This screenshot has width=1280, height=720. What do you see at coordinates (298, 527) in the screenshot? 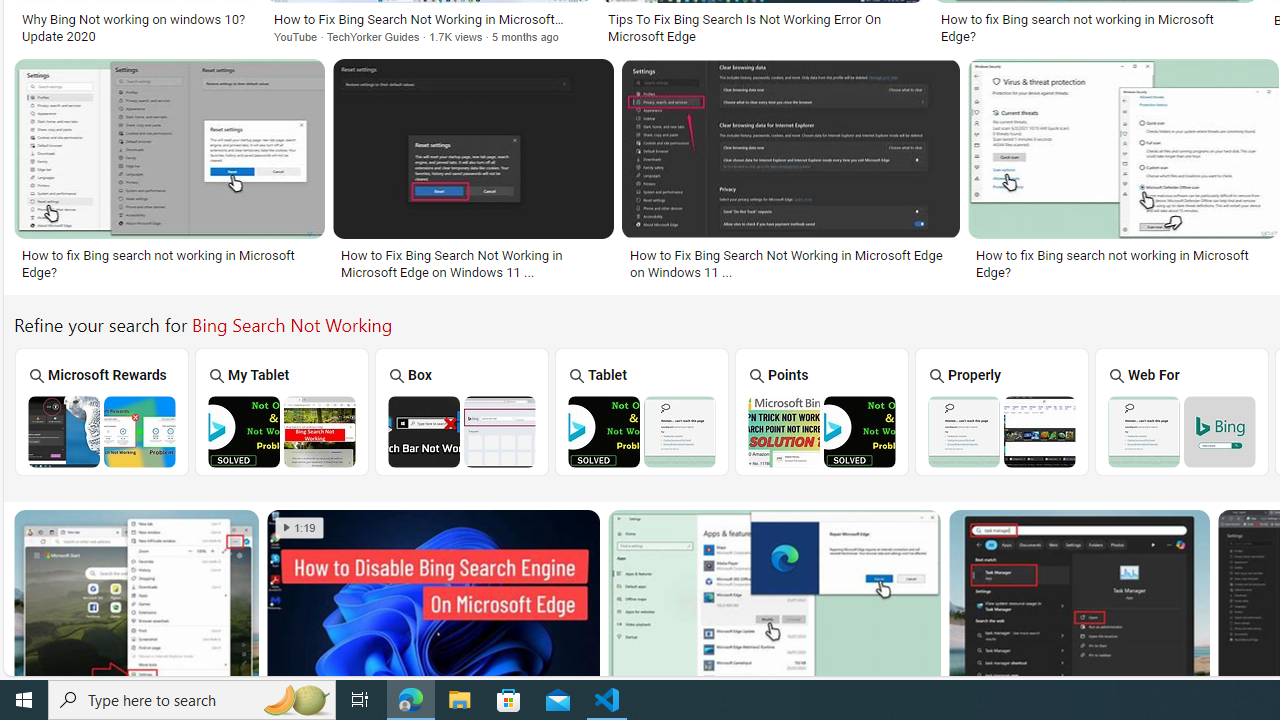
I see `'1:19'` at bounding box center [298, 527].